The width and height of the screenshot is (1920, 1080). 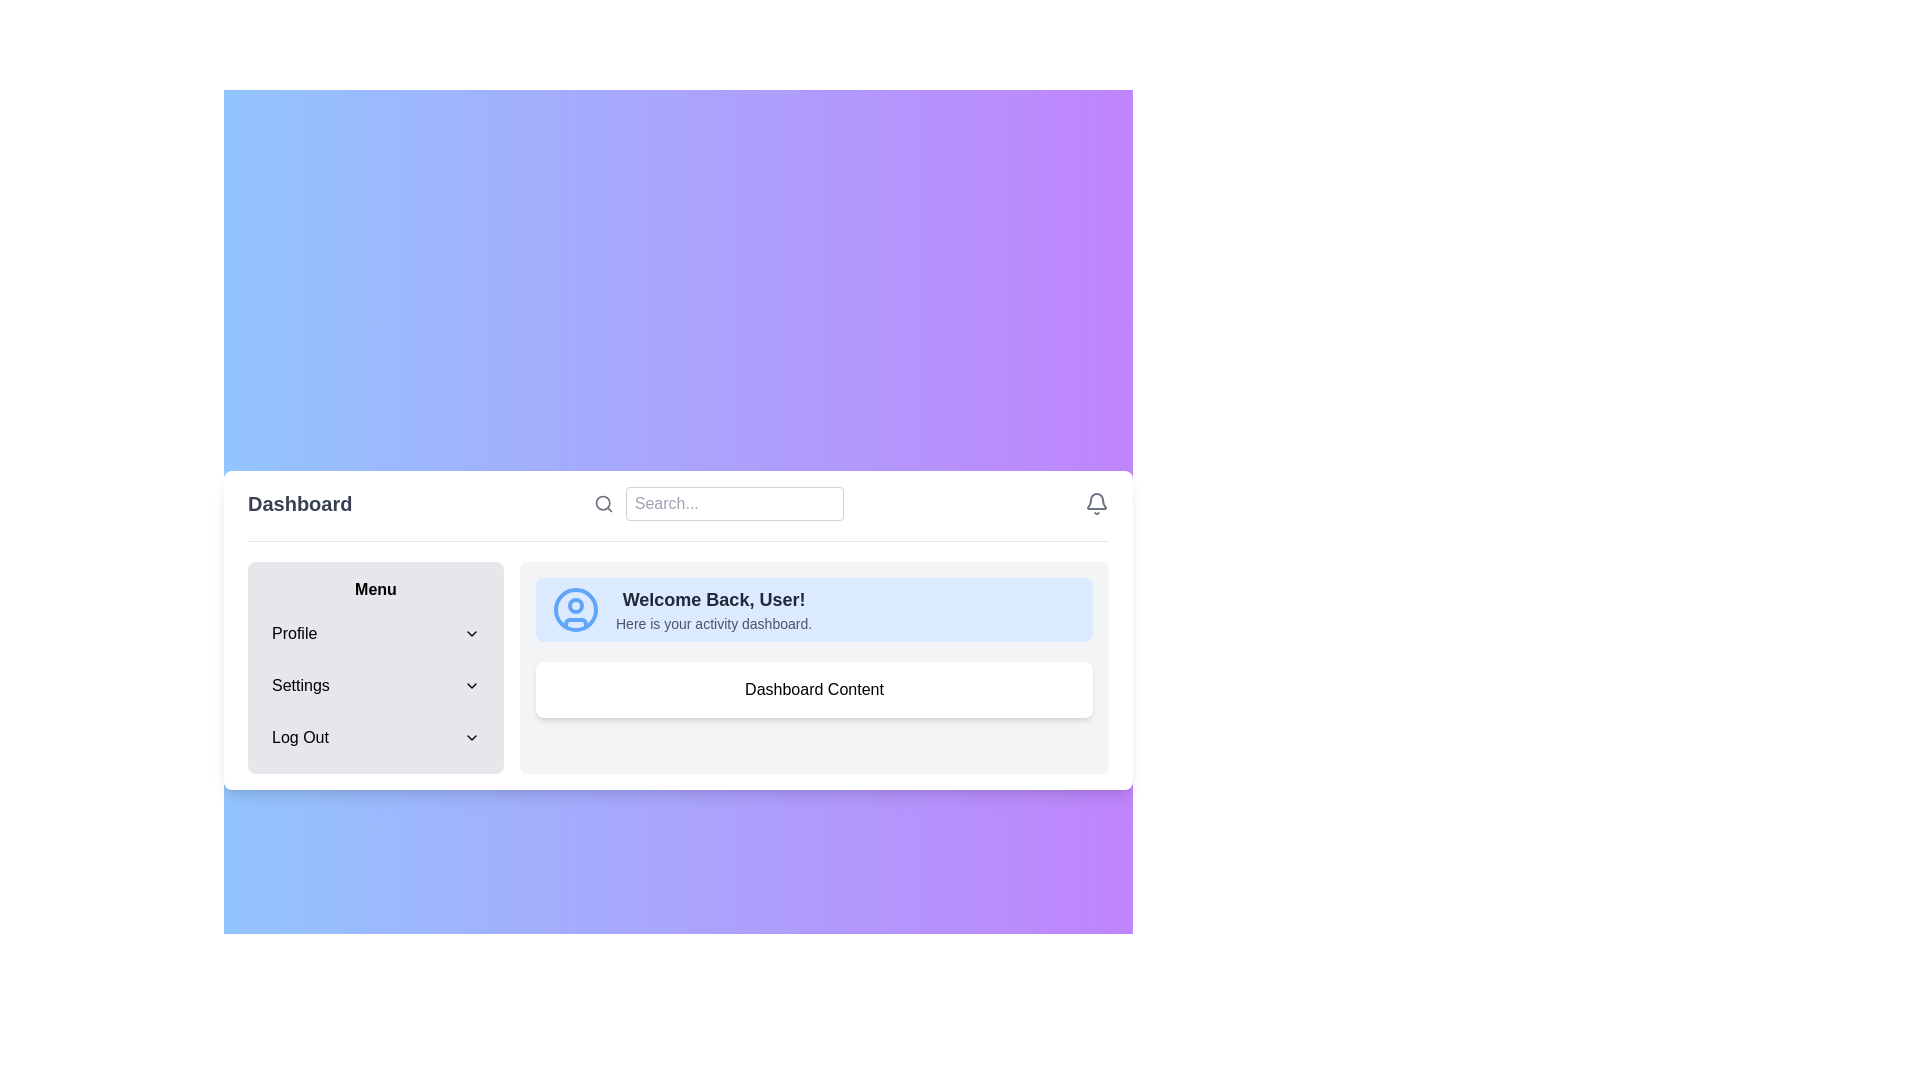 What do you see at coordinates (375, 667) in the screenshot?
I see `the 'Profile' menu item in the vertical menu panel with a light gray background and rounded corners` at bounding box center [375, 667].